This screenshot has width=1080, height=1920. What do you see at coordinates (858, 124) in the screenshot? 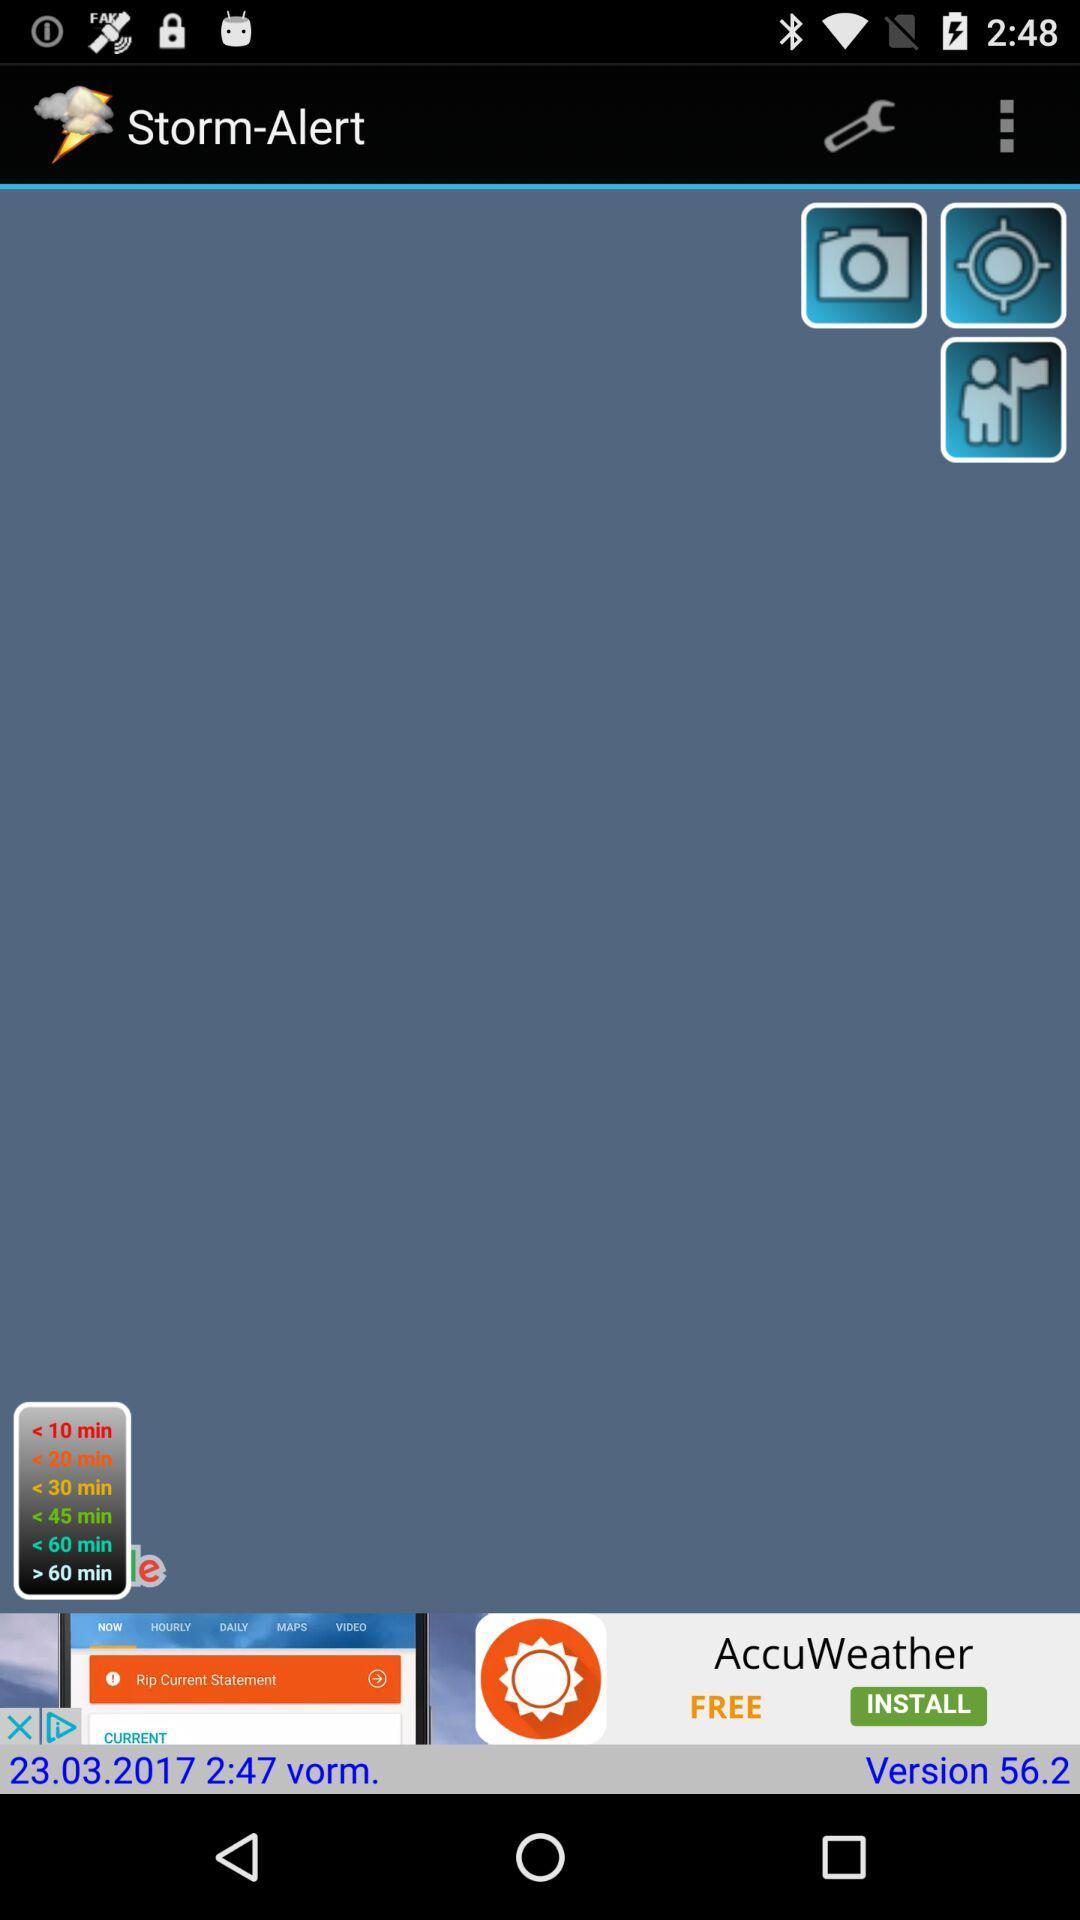
I see `app next to storm-alert item` at bounding box center [858, 124].